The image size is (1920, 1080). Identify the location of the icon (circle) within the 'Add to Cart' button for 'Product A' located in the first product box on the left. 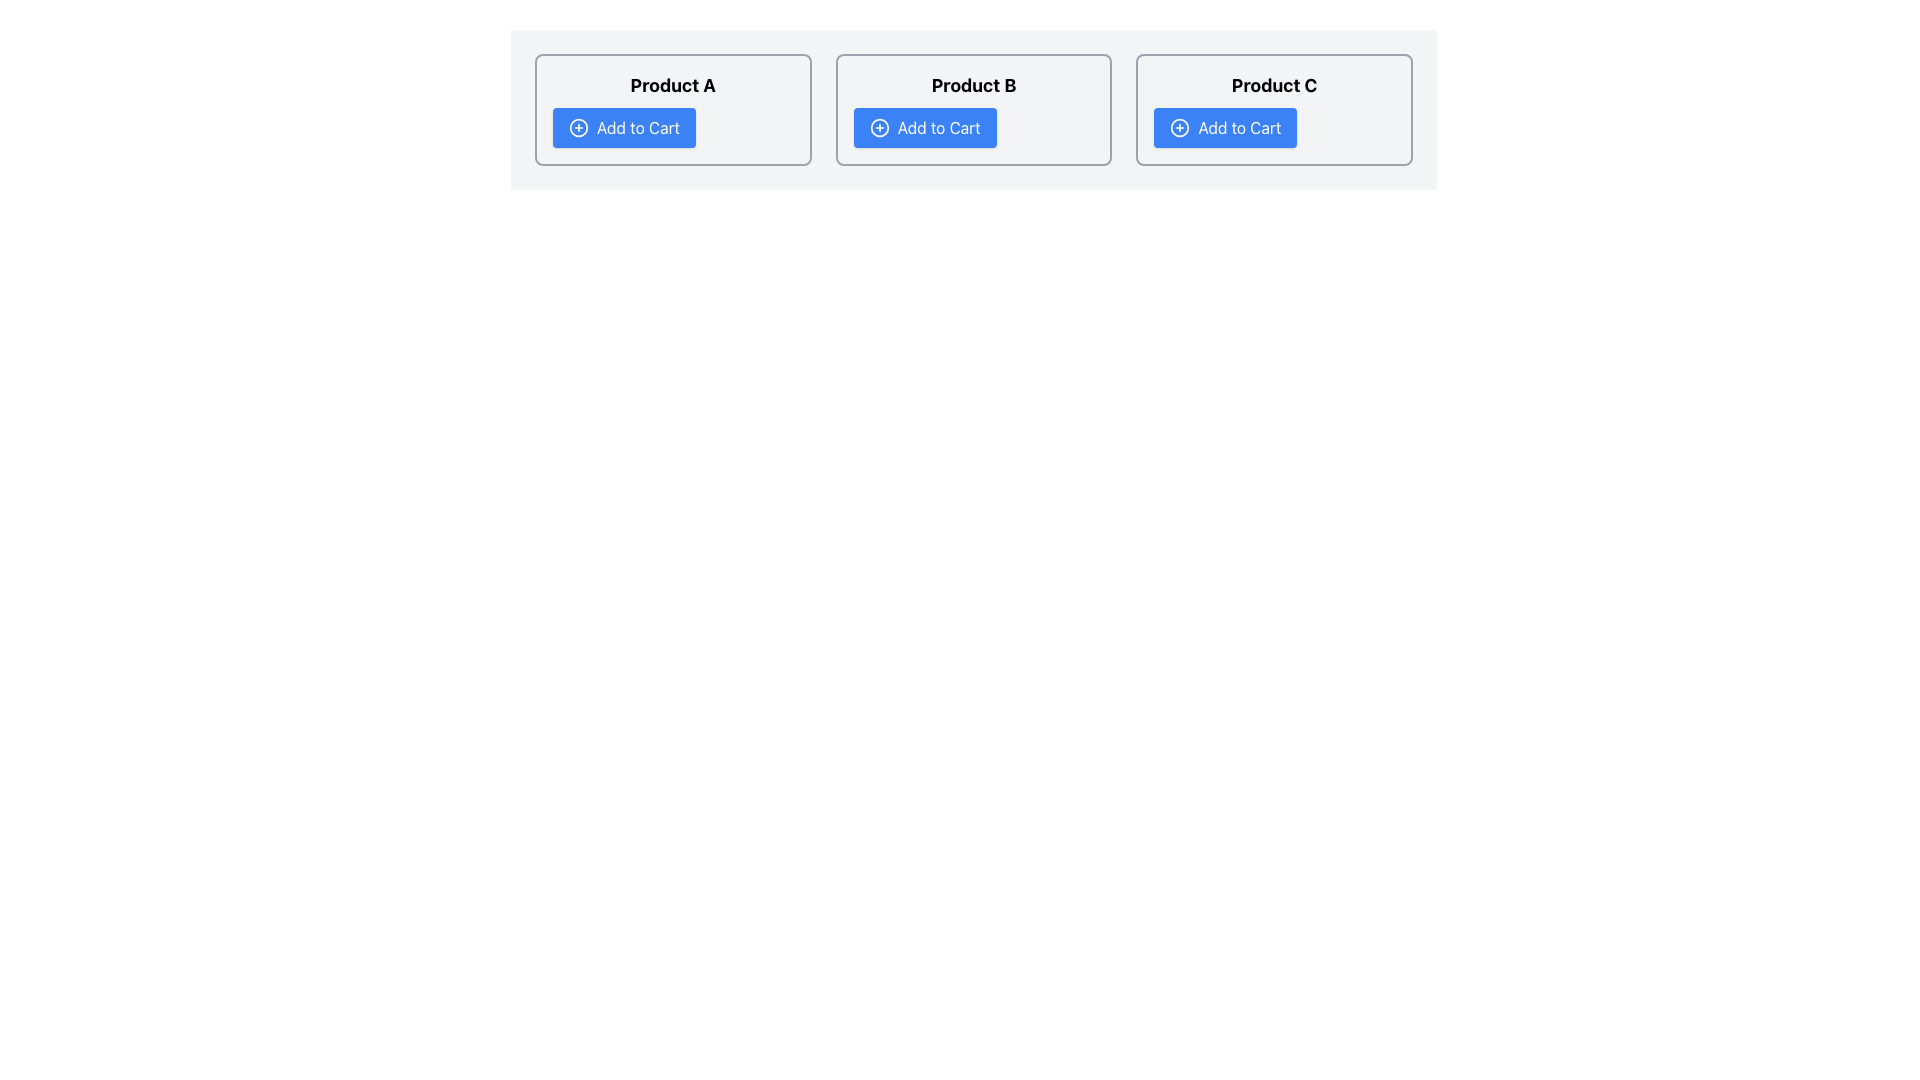
(578, 127).